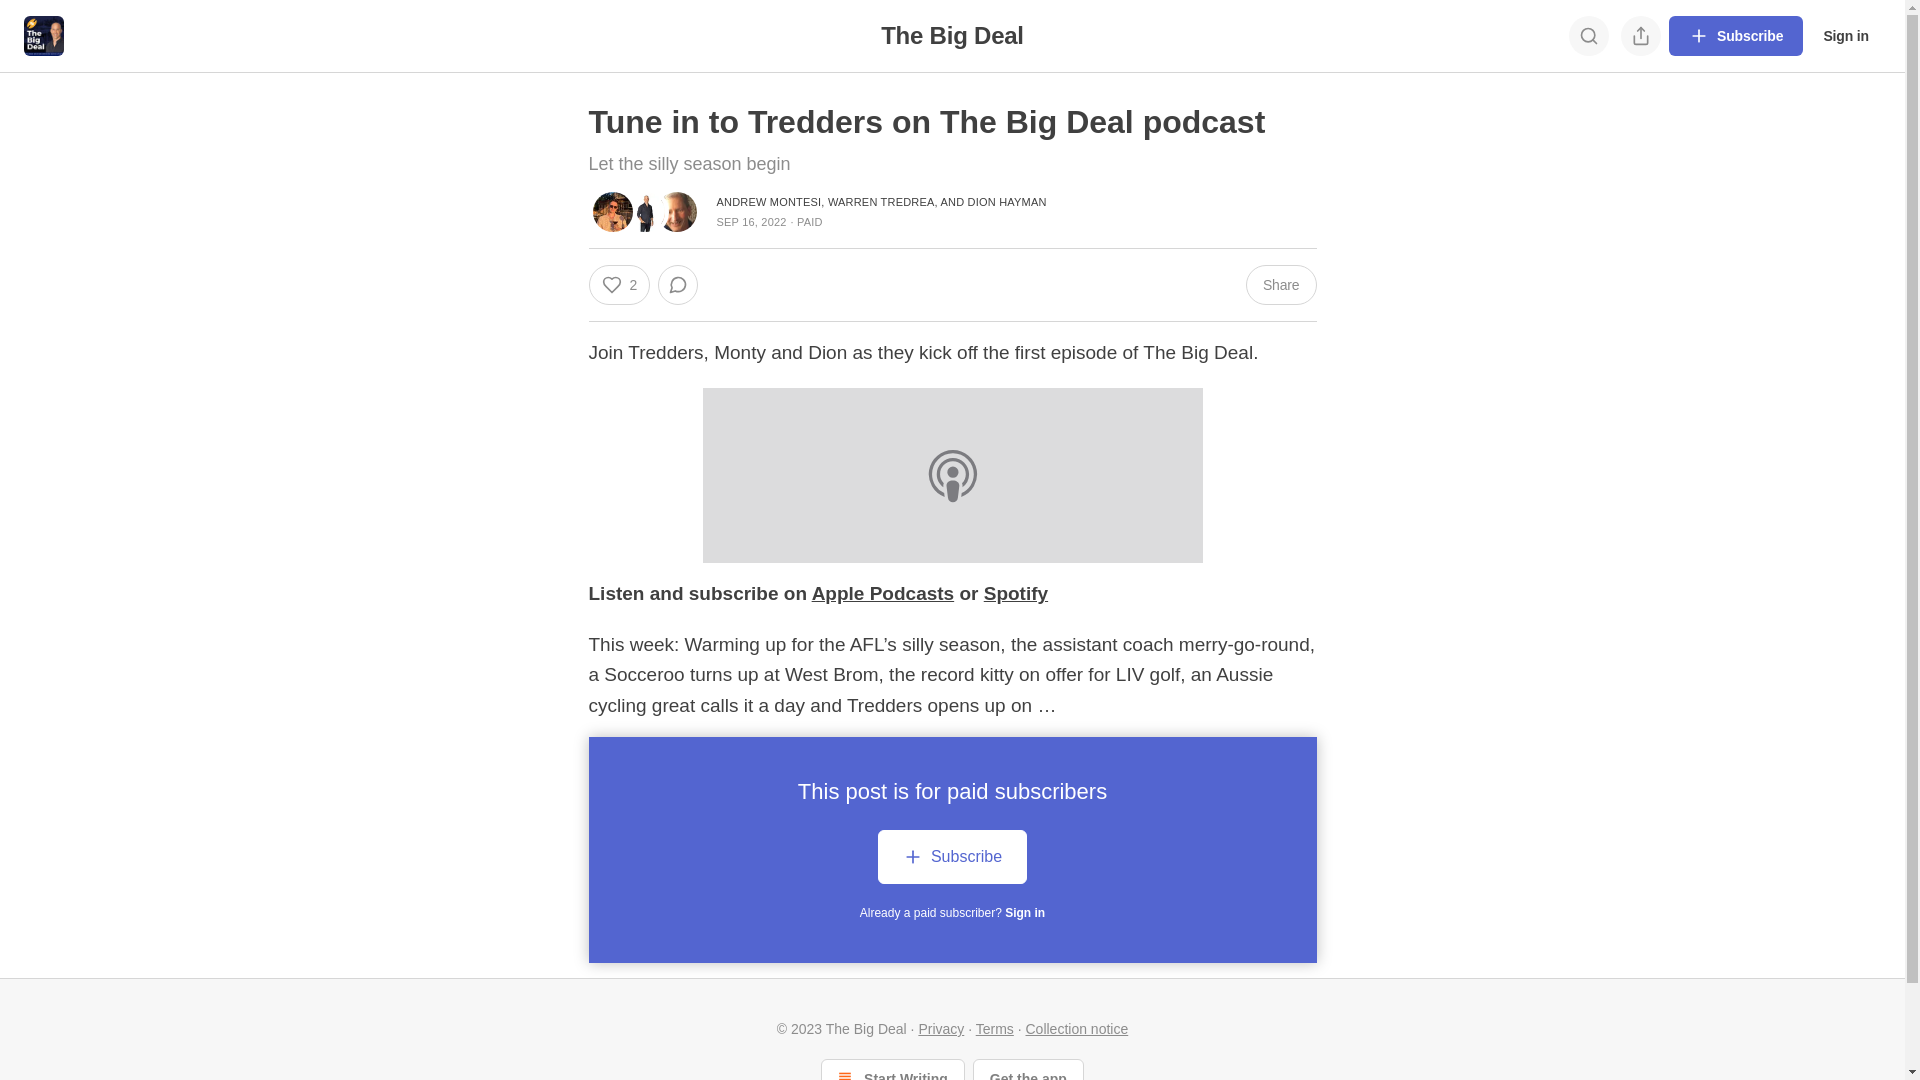 The height and width of the screenshot is (1080, 1920). Describe the element at coordinates (1845, 35) in the screenshot. I see `'Sign in'` at that location.